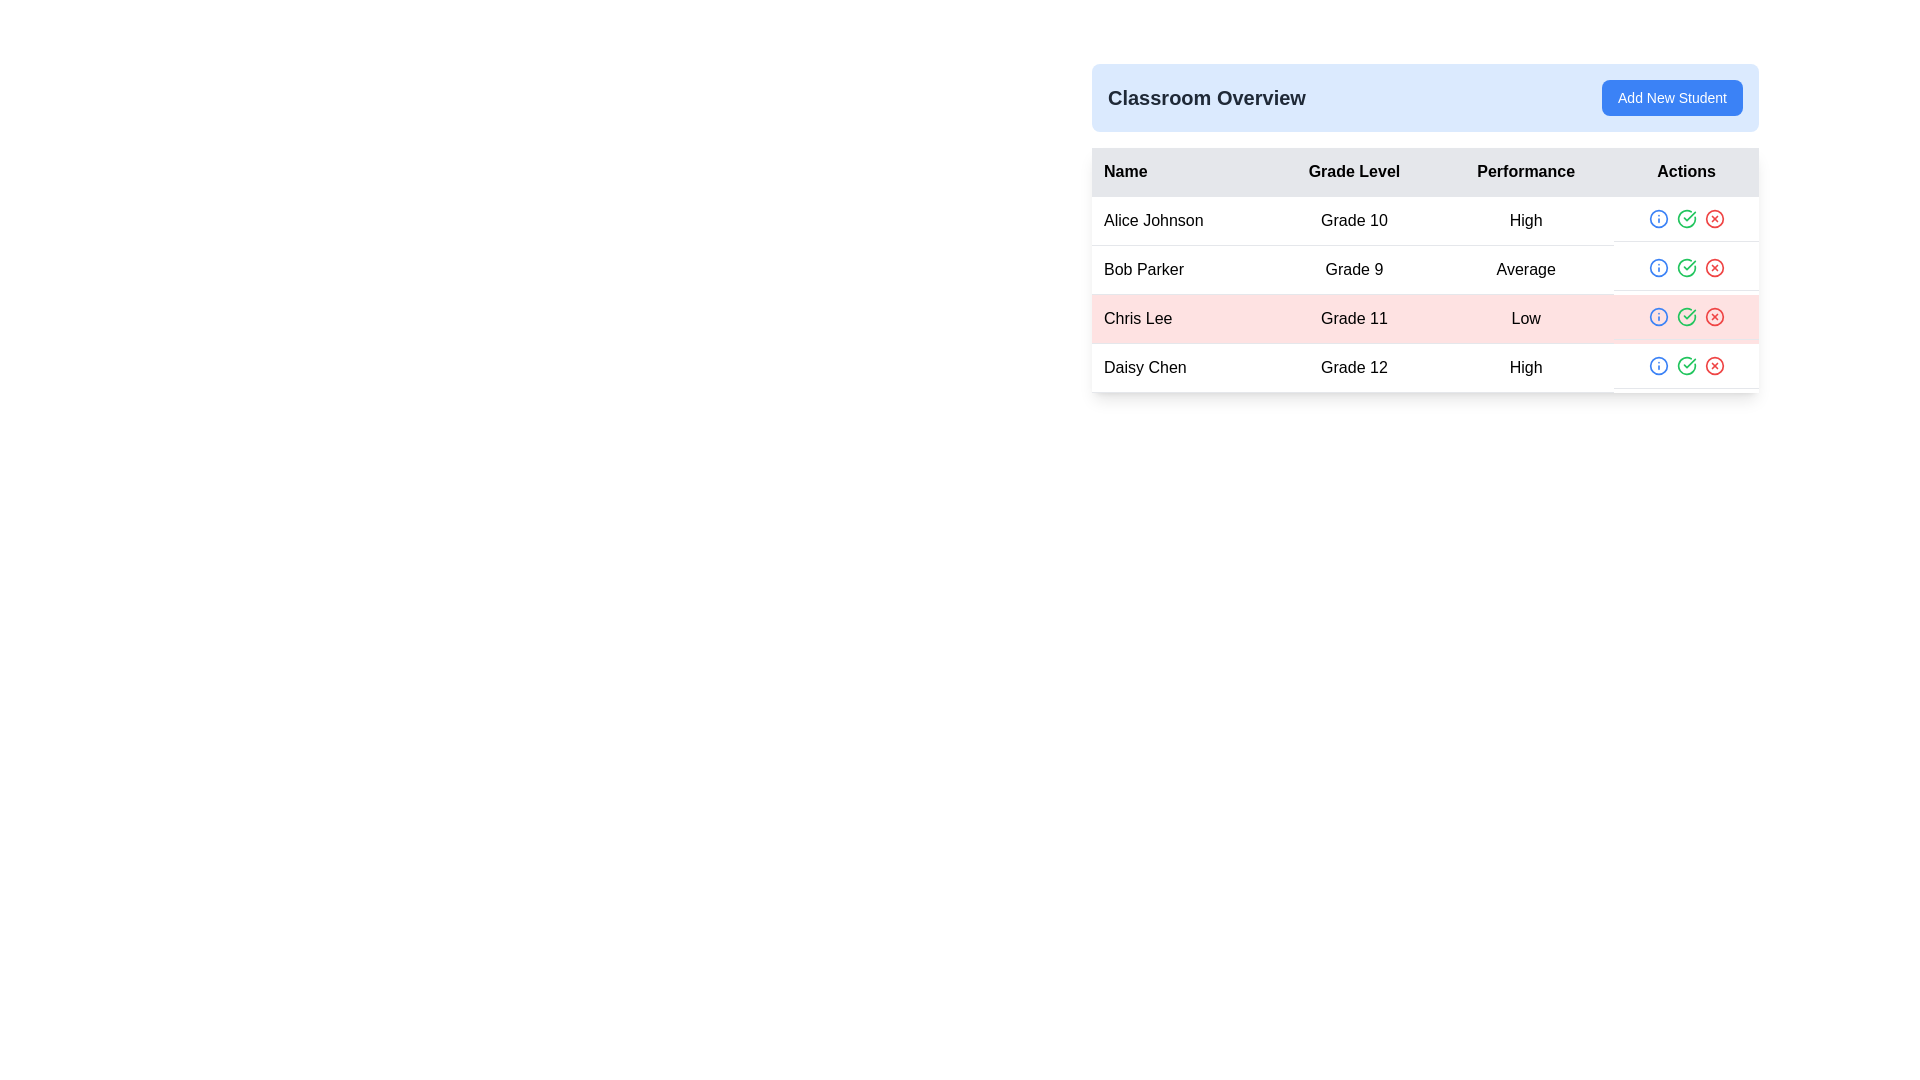  Describe the element at coordinates (1181, 270) in the screenshot. I see `the text label 'Bob Parker' in the second row of the table under the 'Name' column, which is styled in a clear sans-serif font and left-aligned` at that location.